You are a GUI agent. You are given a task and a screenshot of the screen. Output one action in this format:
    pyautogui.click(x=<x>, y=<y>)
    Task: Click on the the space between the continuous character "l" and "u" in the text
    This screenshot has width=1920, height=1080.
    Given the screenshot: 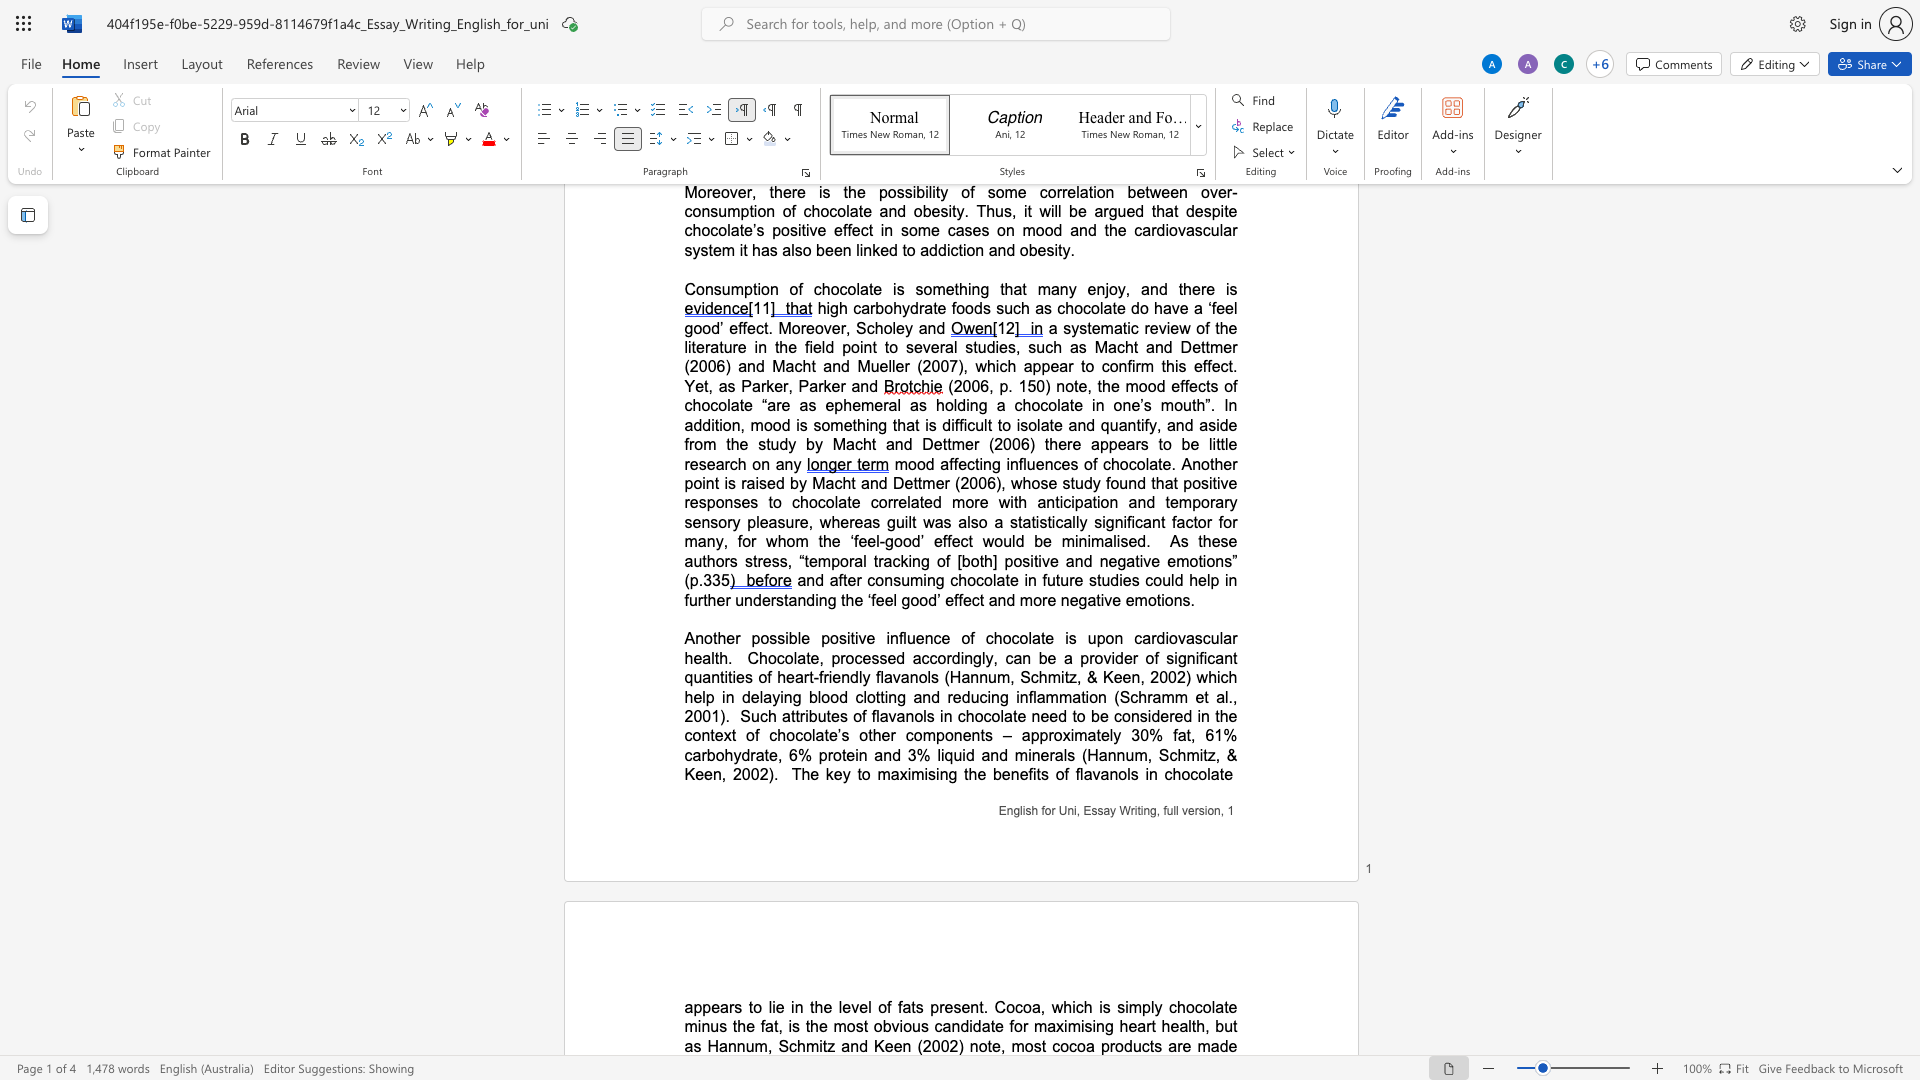 What is the action you would take?
    pyautogui.click(x=907, y=638)
    